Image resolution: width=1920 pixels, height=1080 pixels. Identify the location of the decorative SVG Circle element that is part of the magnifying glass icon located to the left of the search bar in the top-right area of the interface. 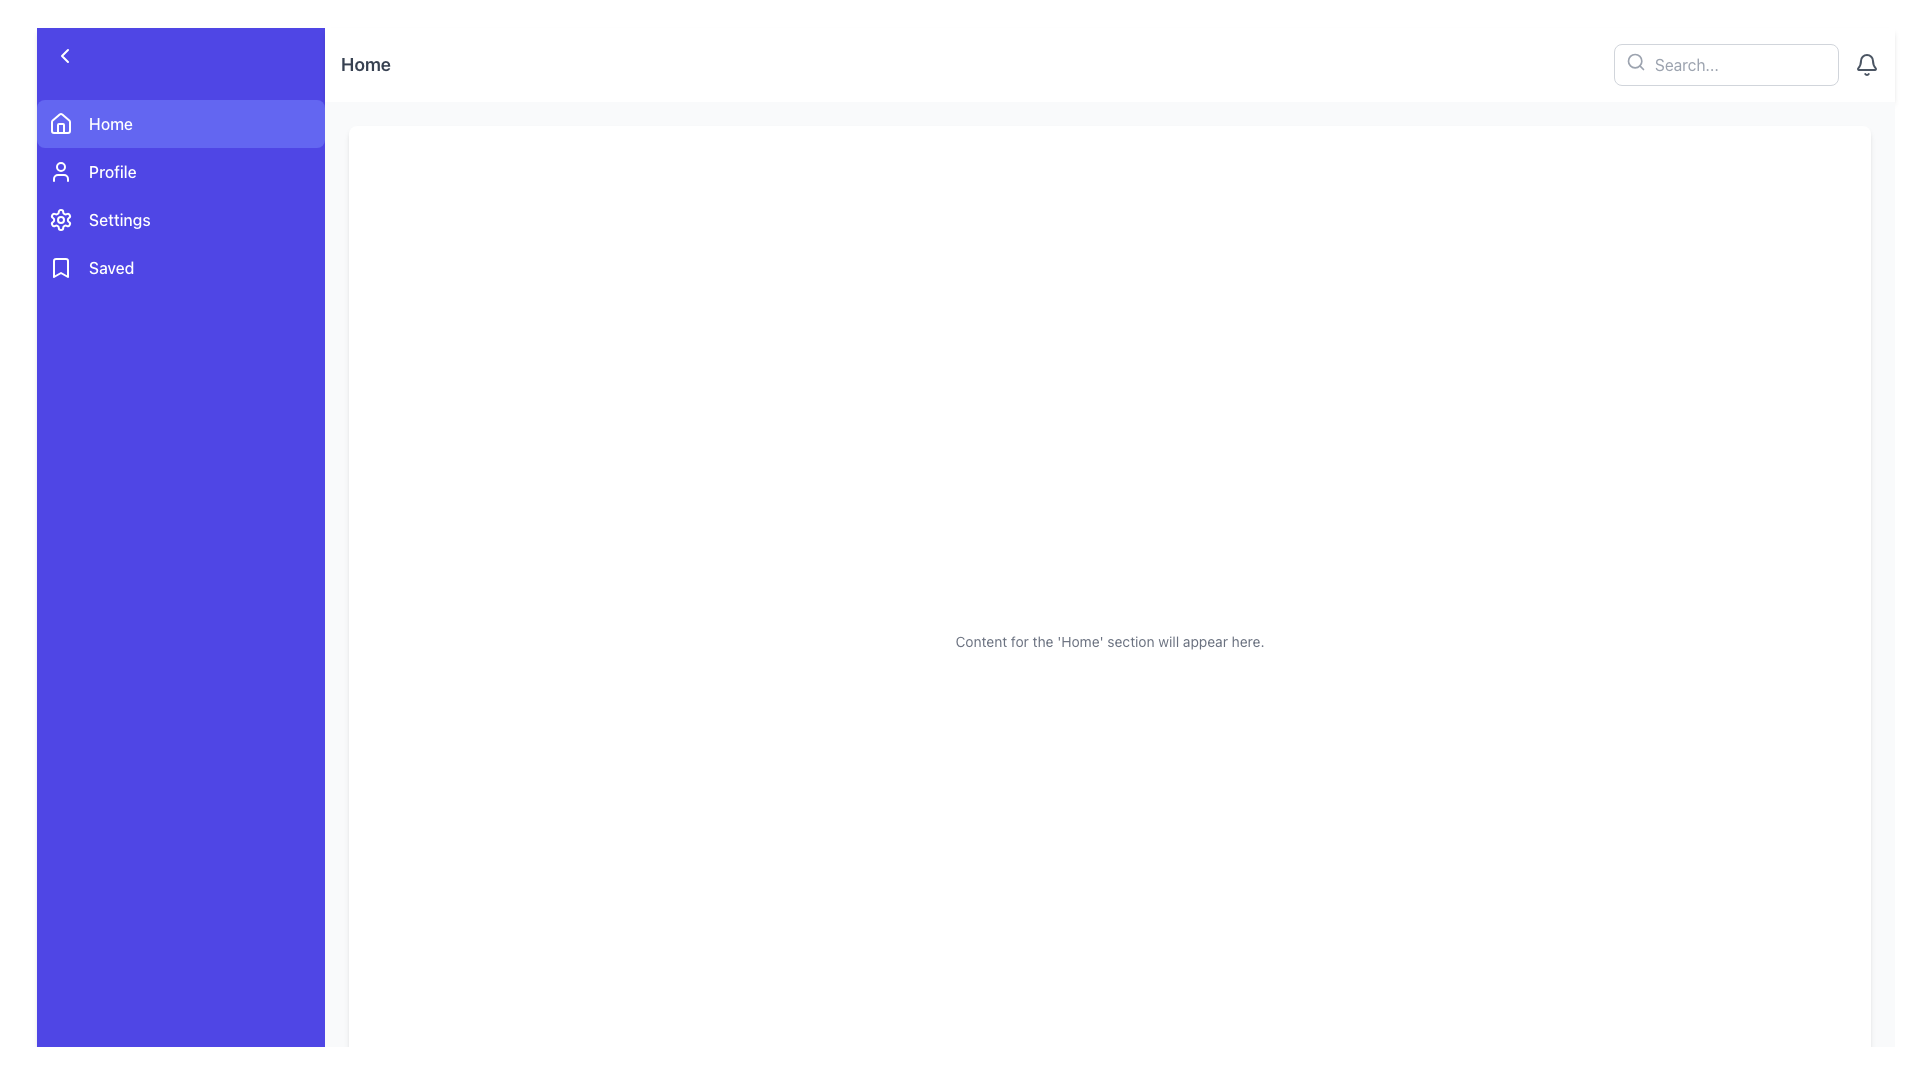
(1635, 60).